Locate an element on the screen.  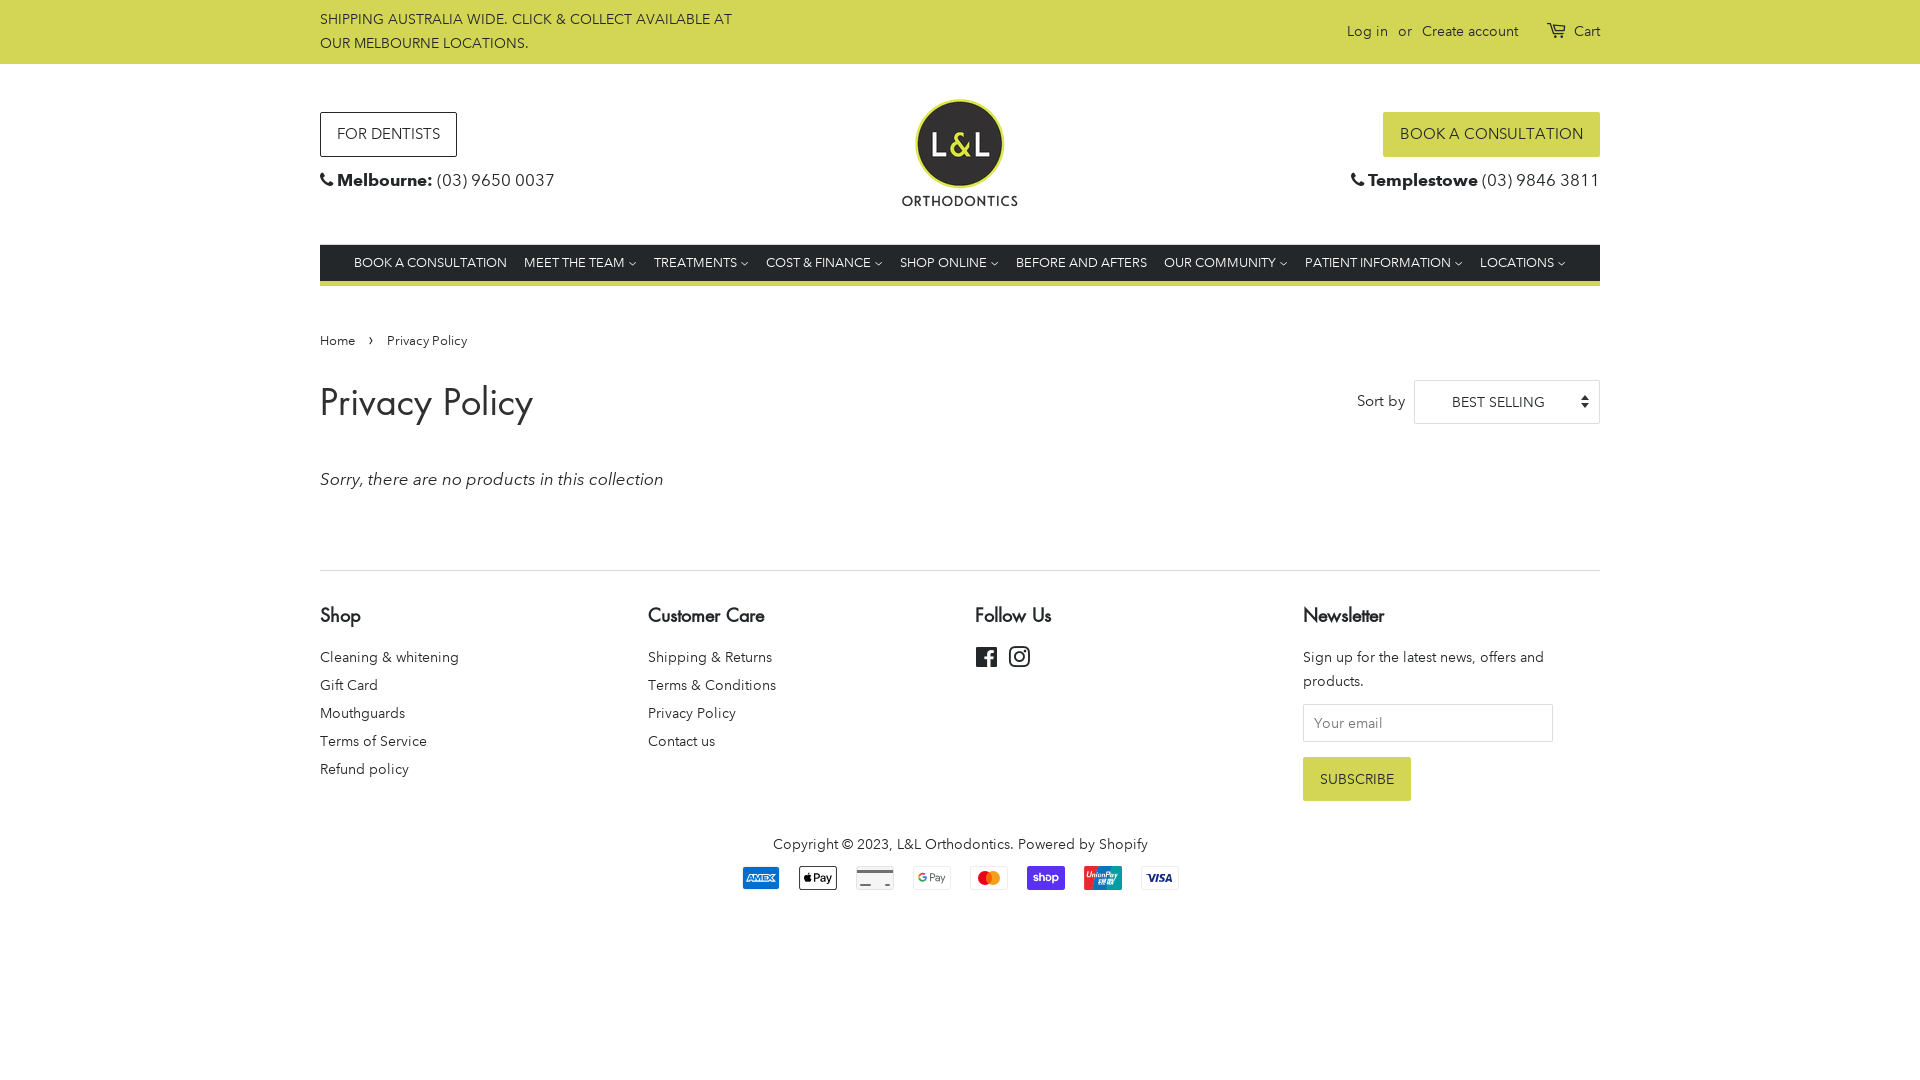
'Mouthguards' is located at coordinates (362, 712).